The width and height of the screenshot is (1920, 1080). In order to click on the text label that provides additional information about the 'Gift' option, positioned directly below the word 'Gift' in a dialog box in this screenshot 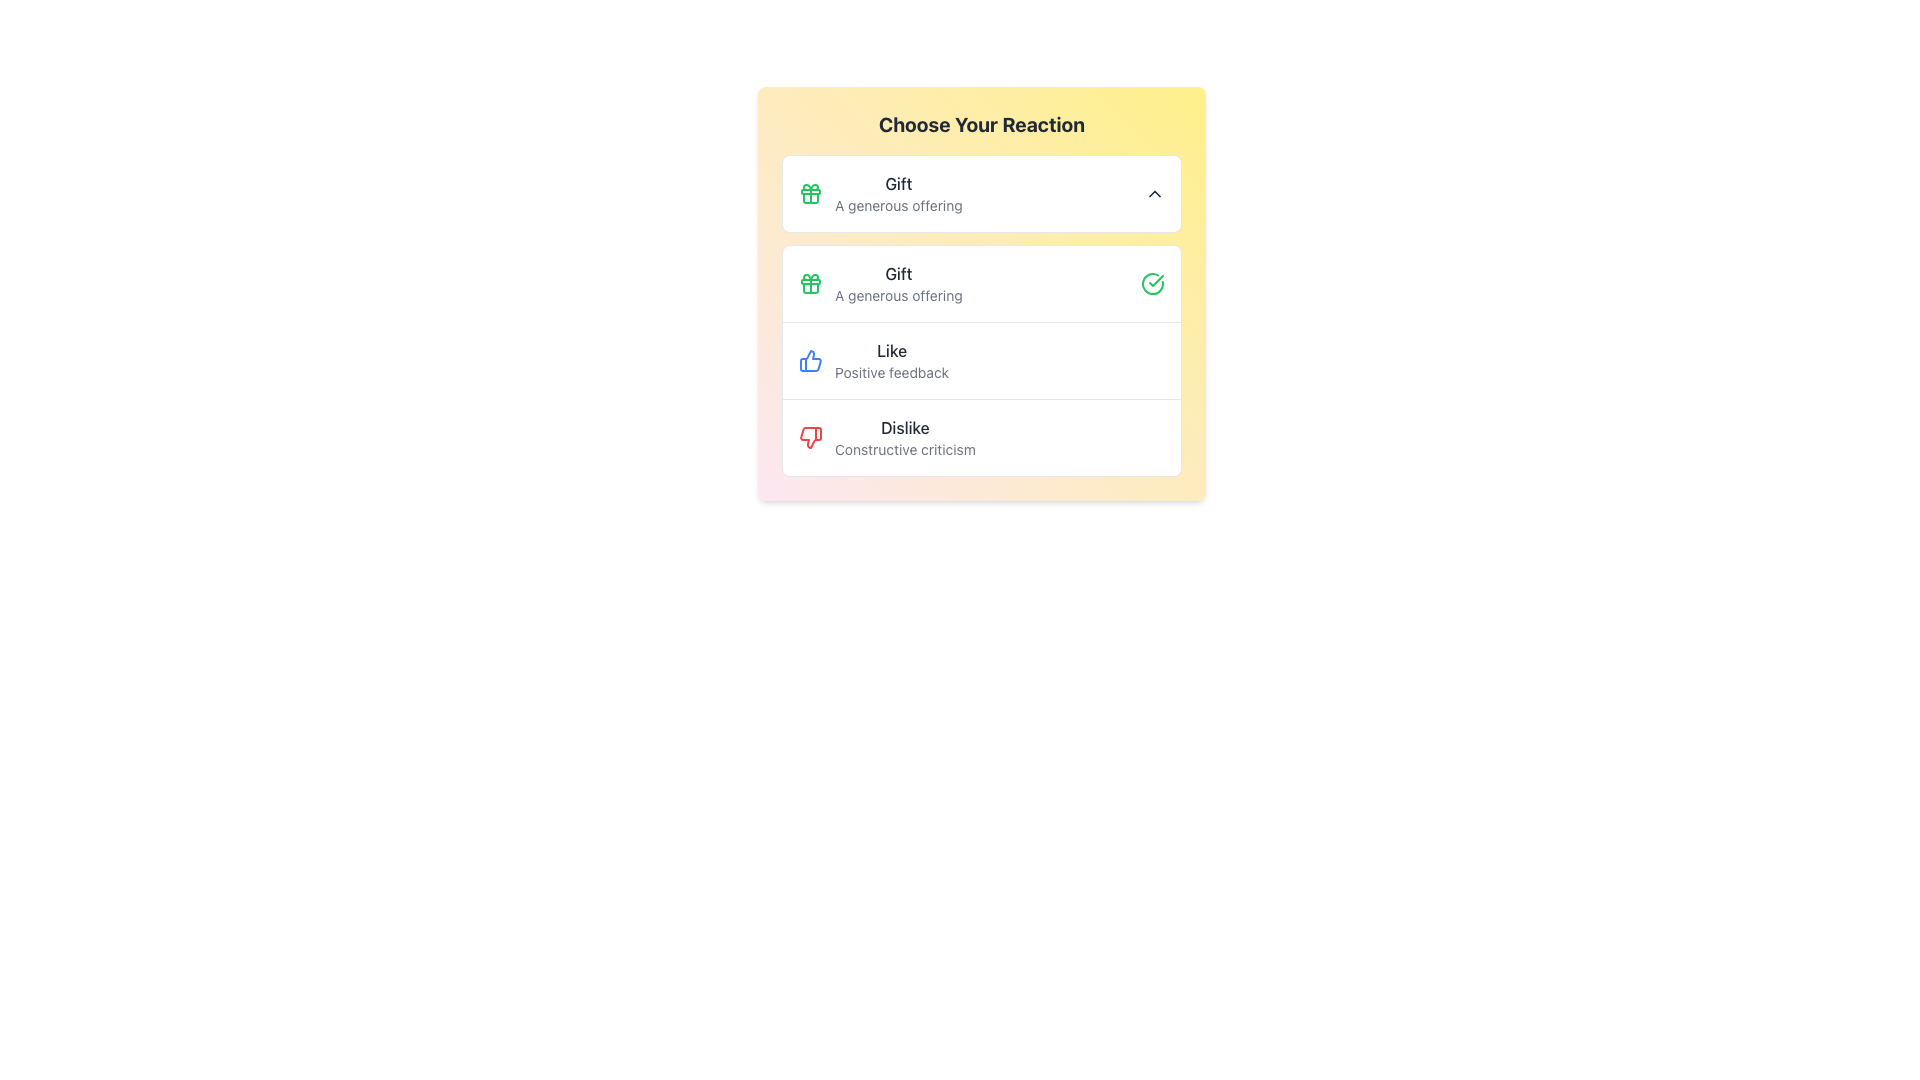, I will do `click(897, 205)`.